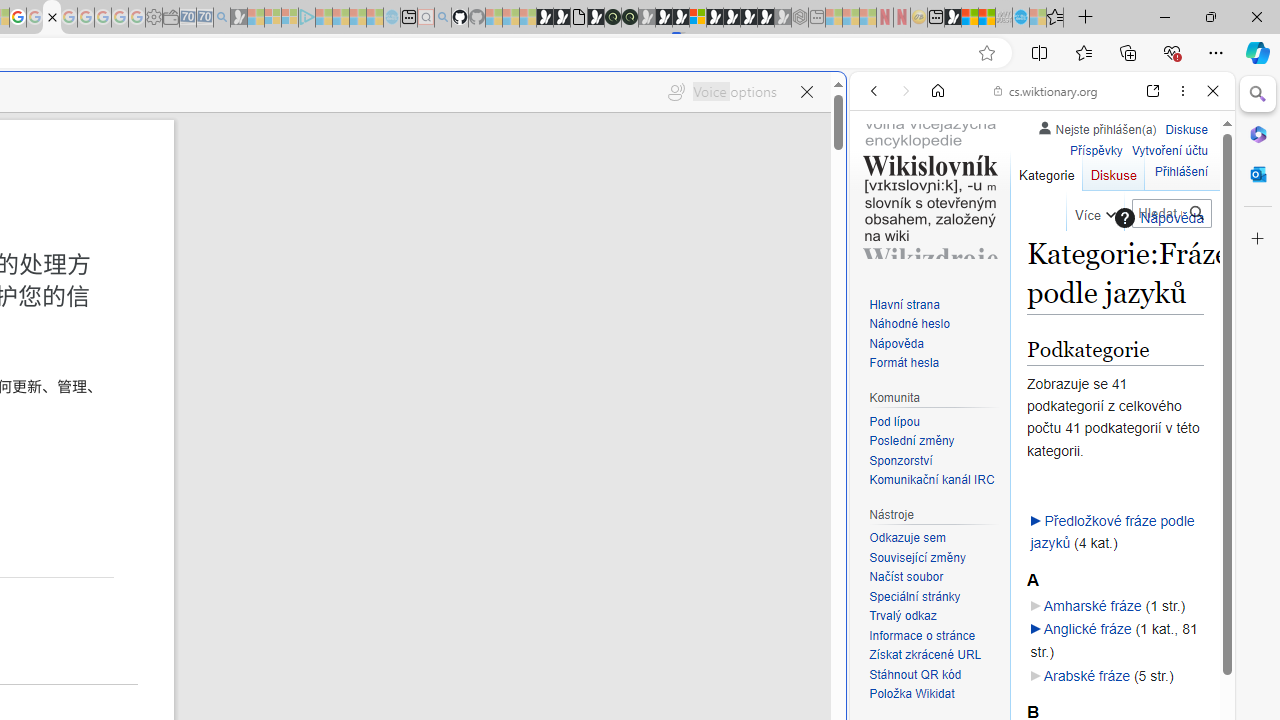 This screenshot has height=720, width=1280. What do you see at coordinates (887, 669) in the screenshot?
I see `'Global web icon'` at bounding box center [887, 669].